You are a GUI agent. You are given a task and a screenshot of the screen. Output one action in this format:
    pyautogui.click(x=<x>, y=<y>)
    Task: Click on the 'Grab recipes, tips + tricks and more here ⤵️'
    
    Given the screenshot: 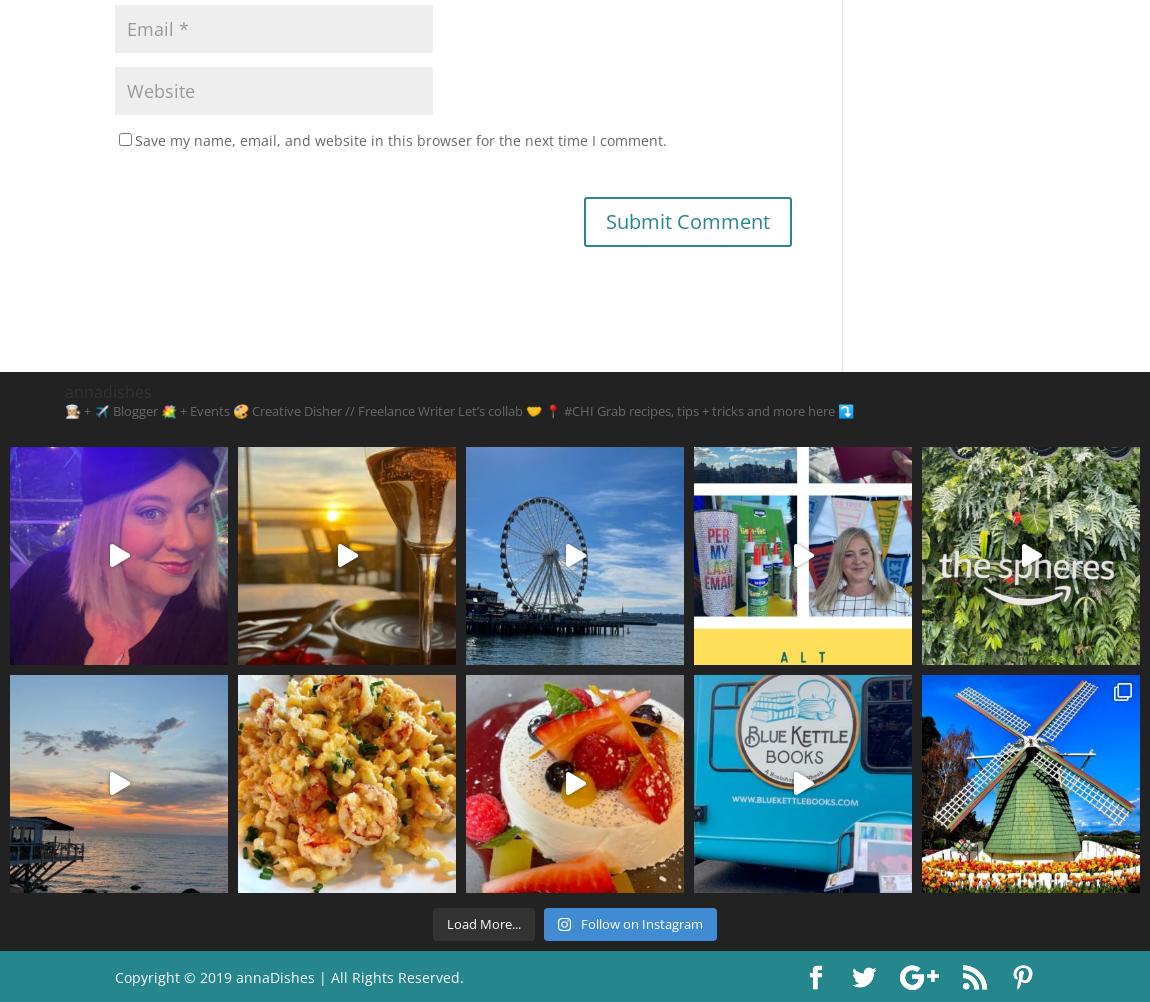 What is the action you would take?
    pyautogui.click(x=724, y=410)
    